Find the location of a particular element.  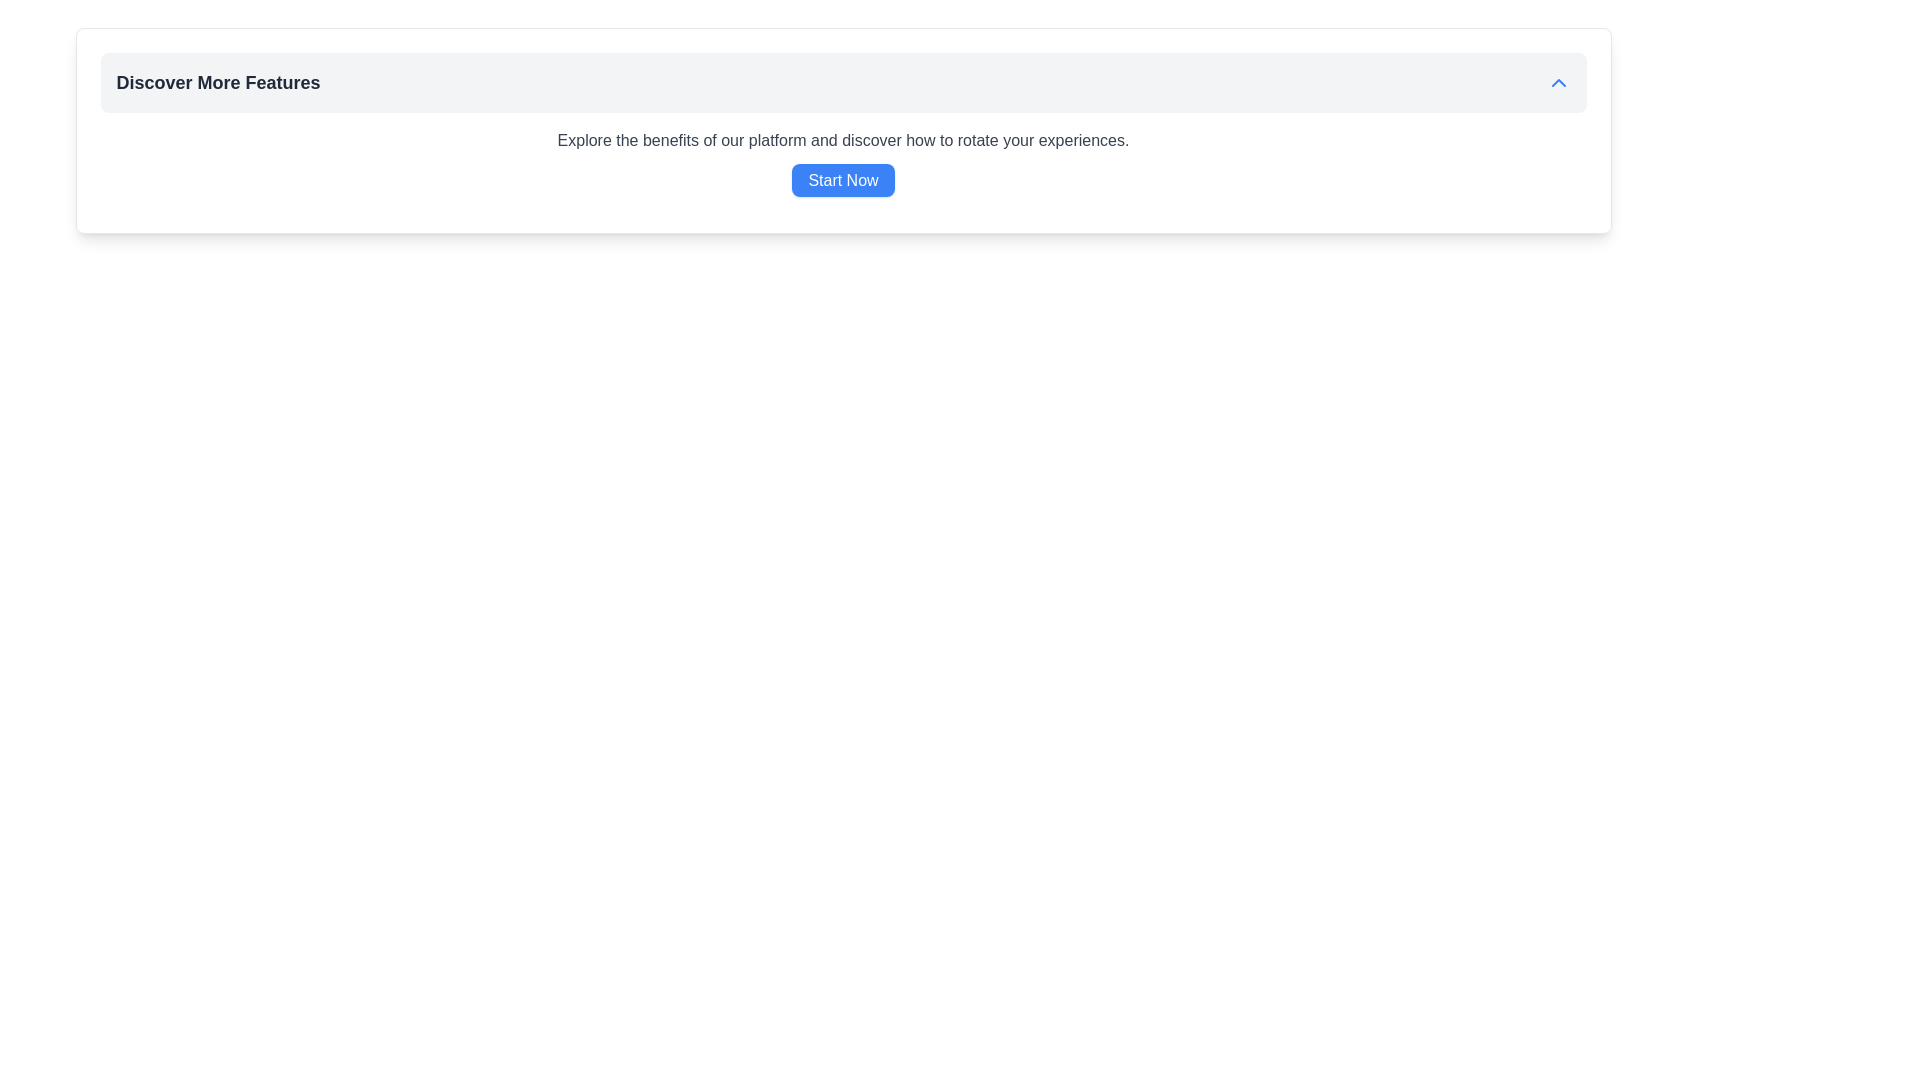

the static text element that reads 'Explore the benefits of our platform and discover how to rotate your experiences.', which is styled in gray and located above the blue 'Start Now' button is located at coordinates (843, 140).